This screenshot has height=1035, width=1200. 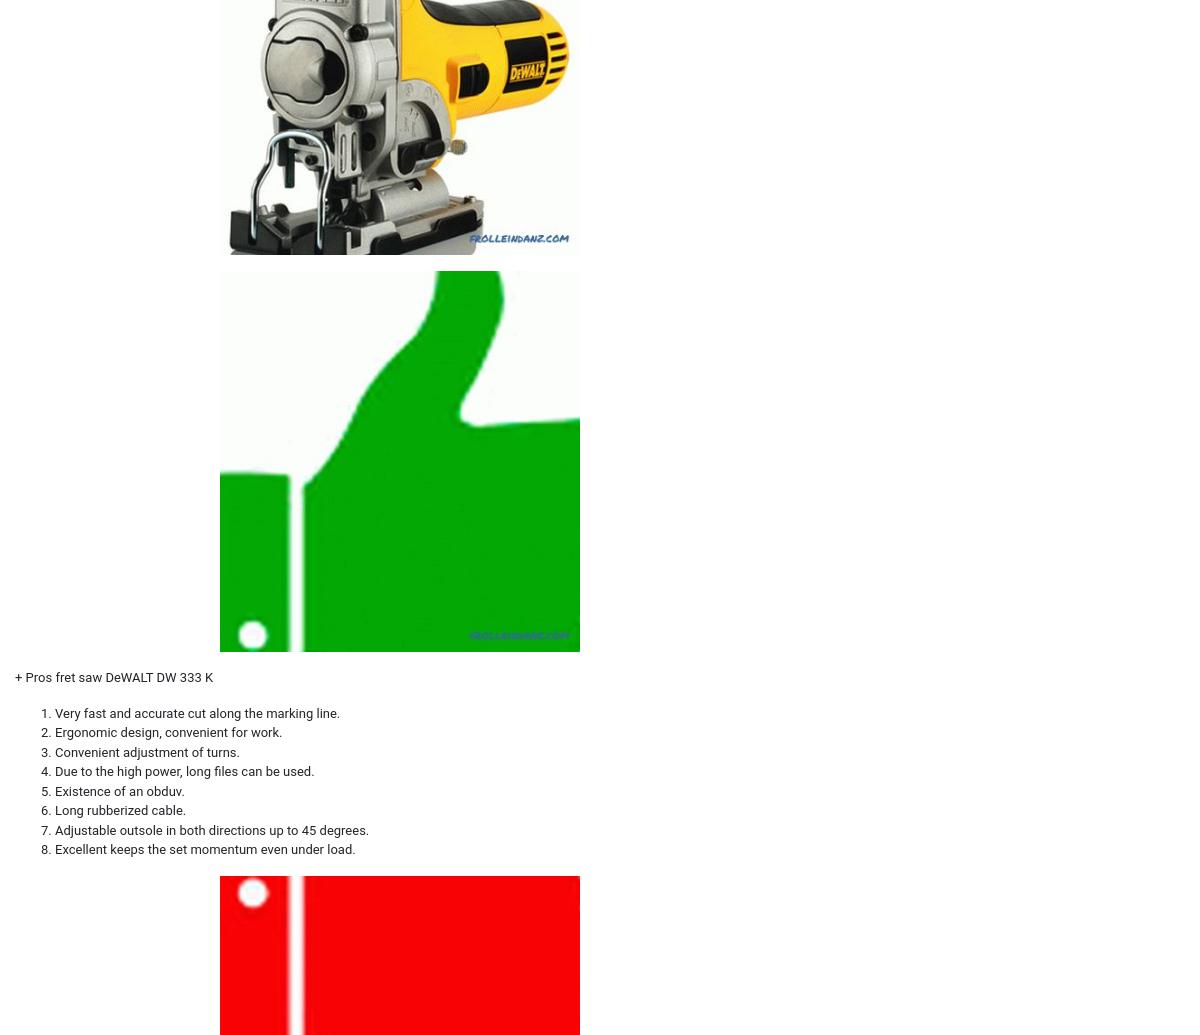 I want to click on 'Due to the high power, long files can be used.', so click(x=183, y=770).